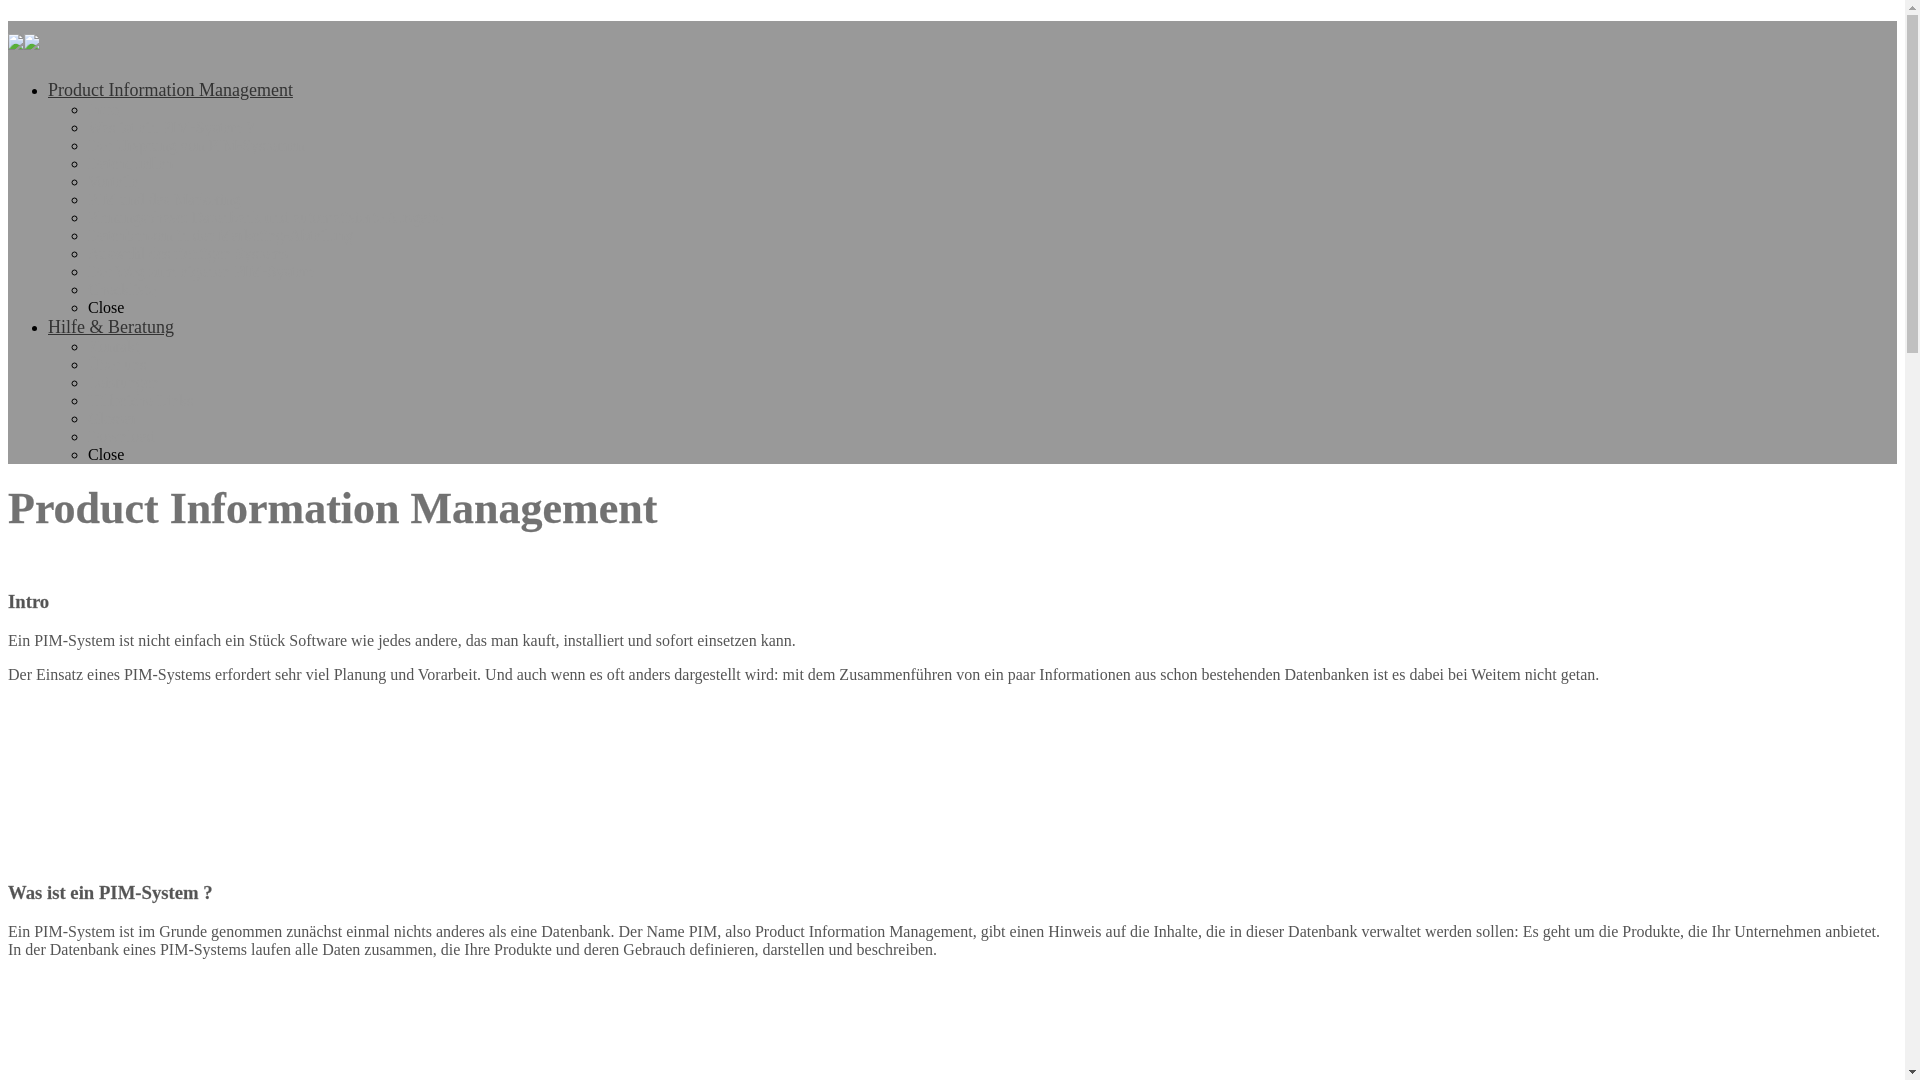 The image size is (1920, 1080). Describe the element at coordinates (163, 199) in the screenshot. I see `'PIM und das Marketing'` at that location.